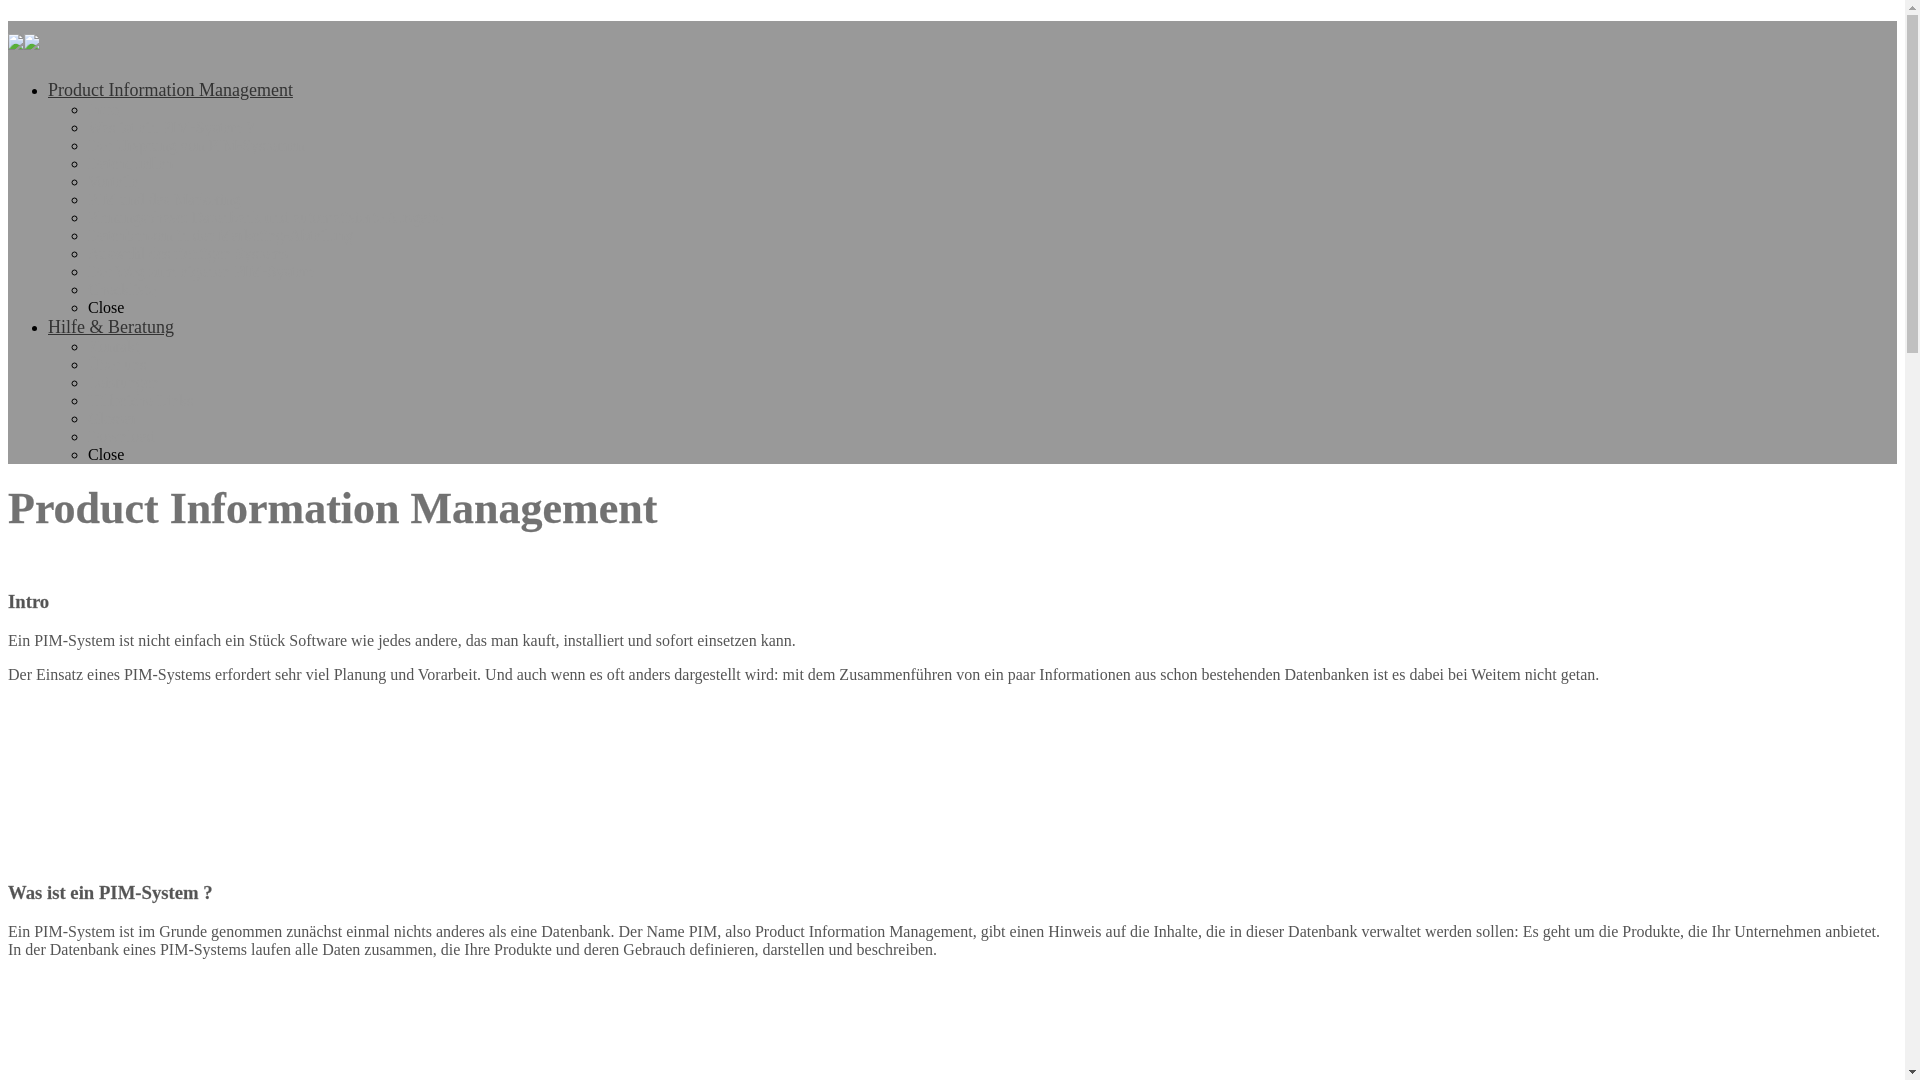 The image size is (1920, 1080). Describe the element at coordinates (163, 199) in the screenshot. I see `'PIM und das Marketing'` at that location.